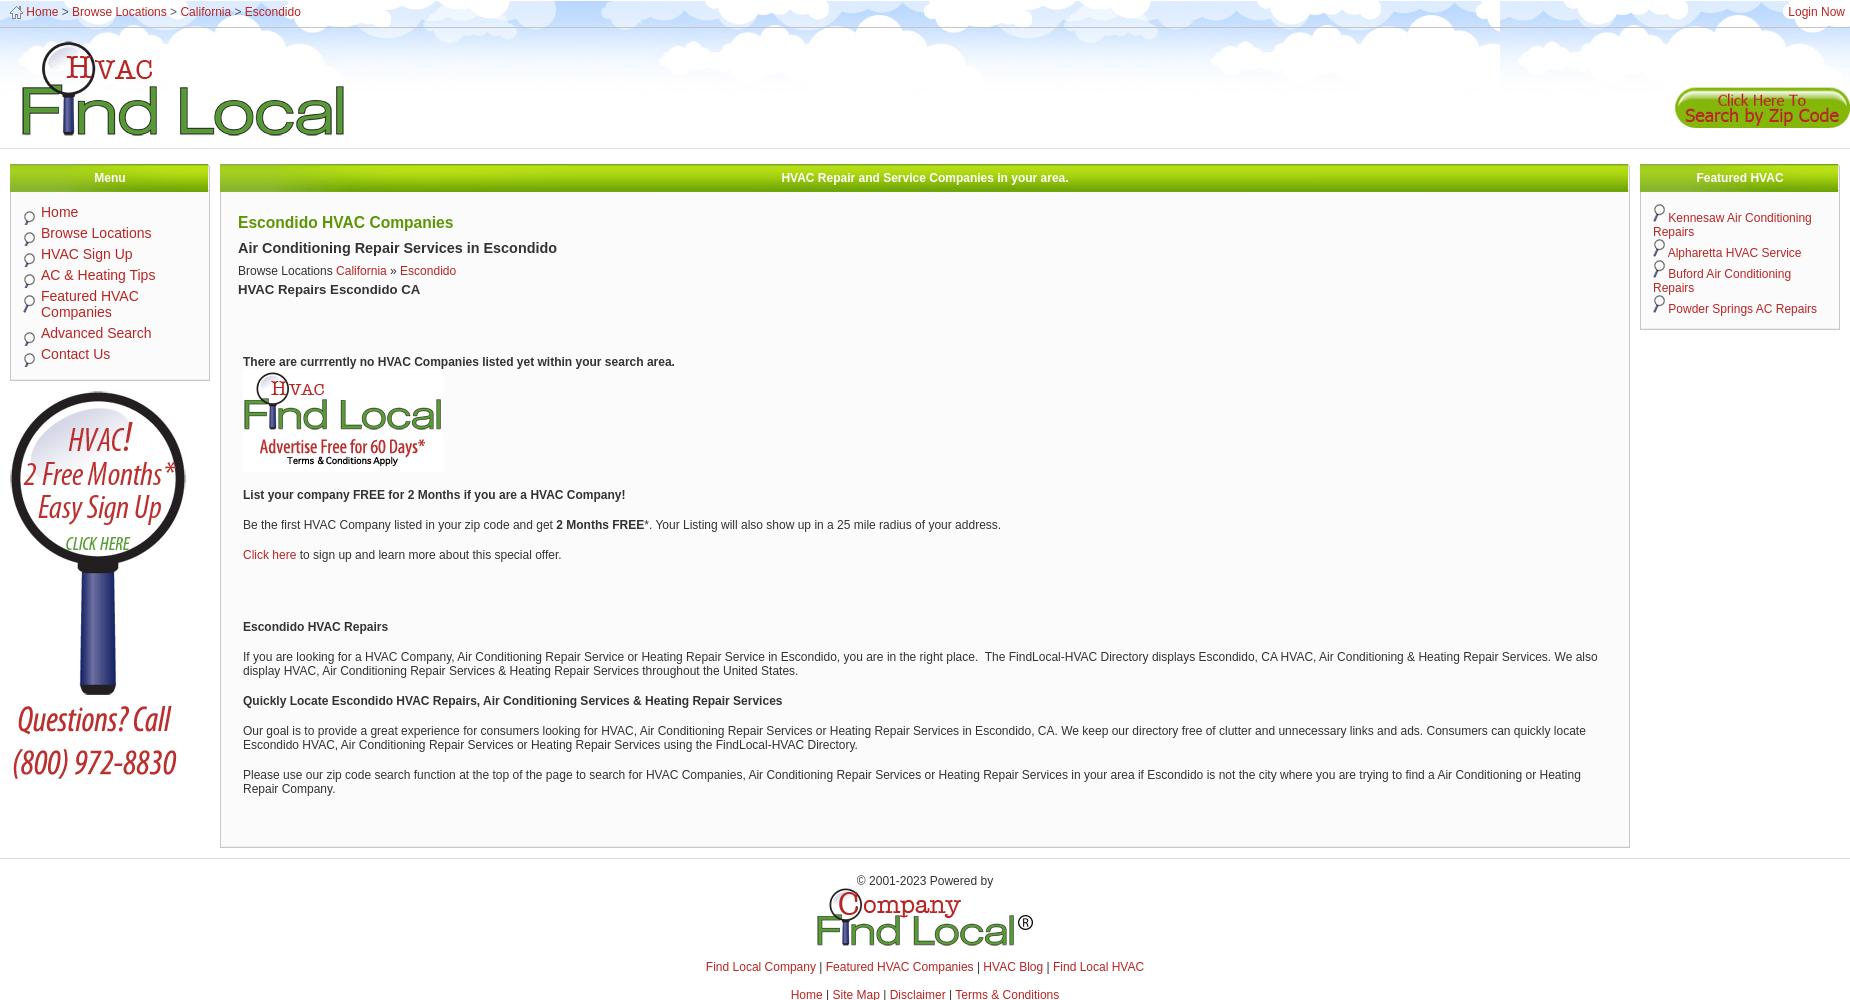 This screenshot has height=1000, width=1850. What do you see at coordinates (92, 178) in the screenshot?
I see `'Menu'` at bounding box center [92, 178].